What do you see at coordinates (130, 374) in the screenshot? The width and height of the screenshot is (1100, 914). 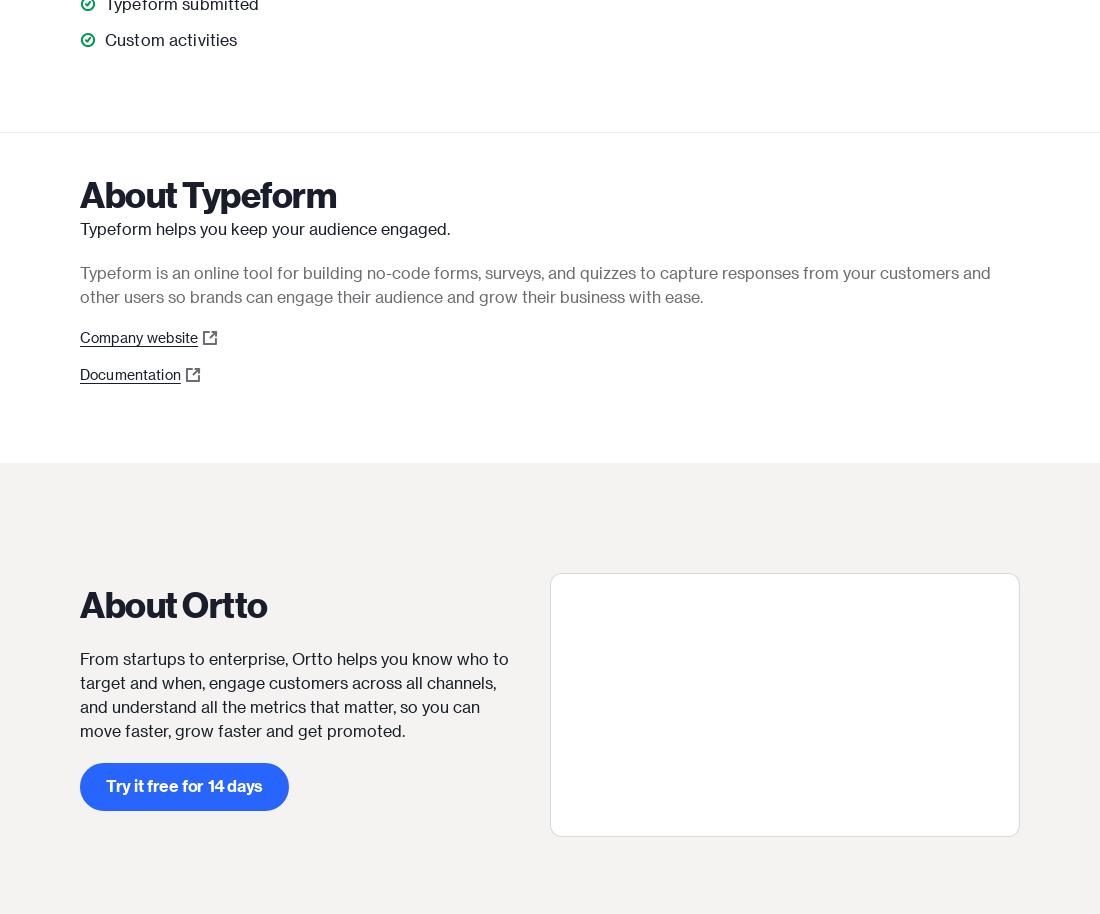 I see `'Documentation'` at bounding box center [130, 374].